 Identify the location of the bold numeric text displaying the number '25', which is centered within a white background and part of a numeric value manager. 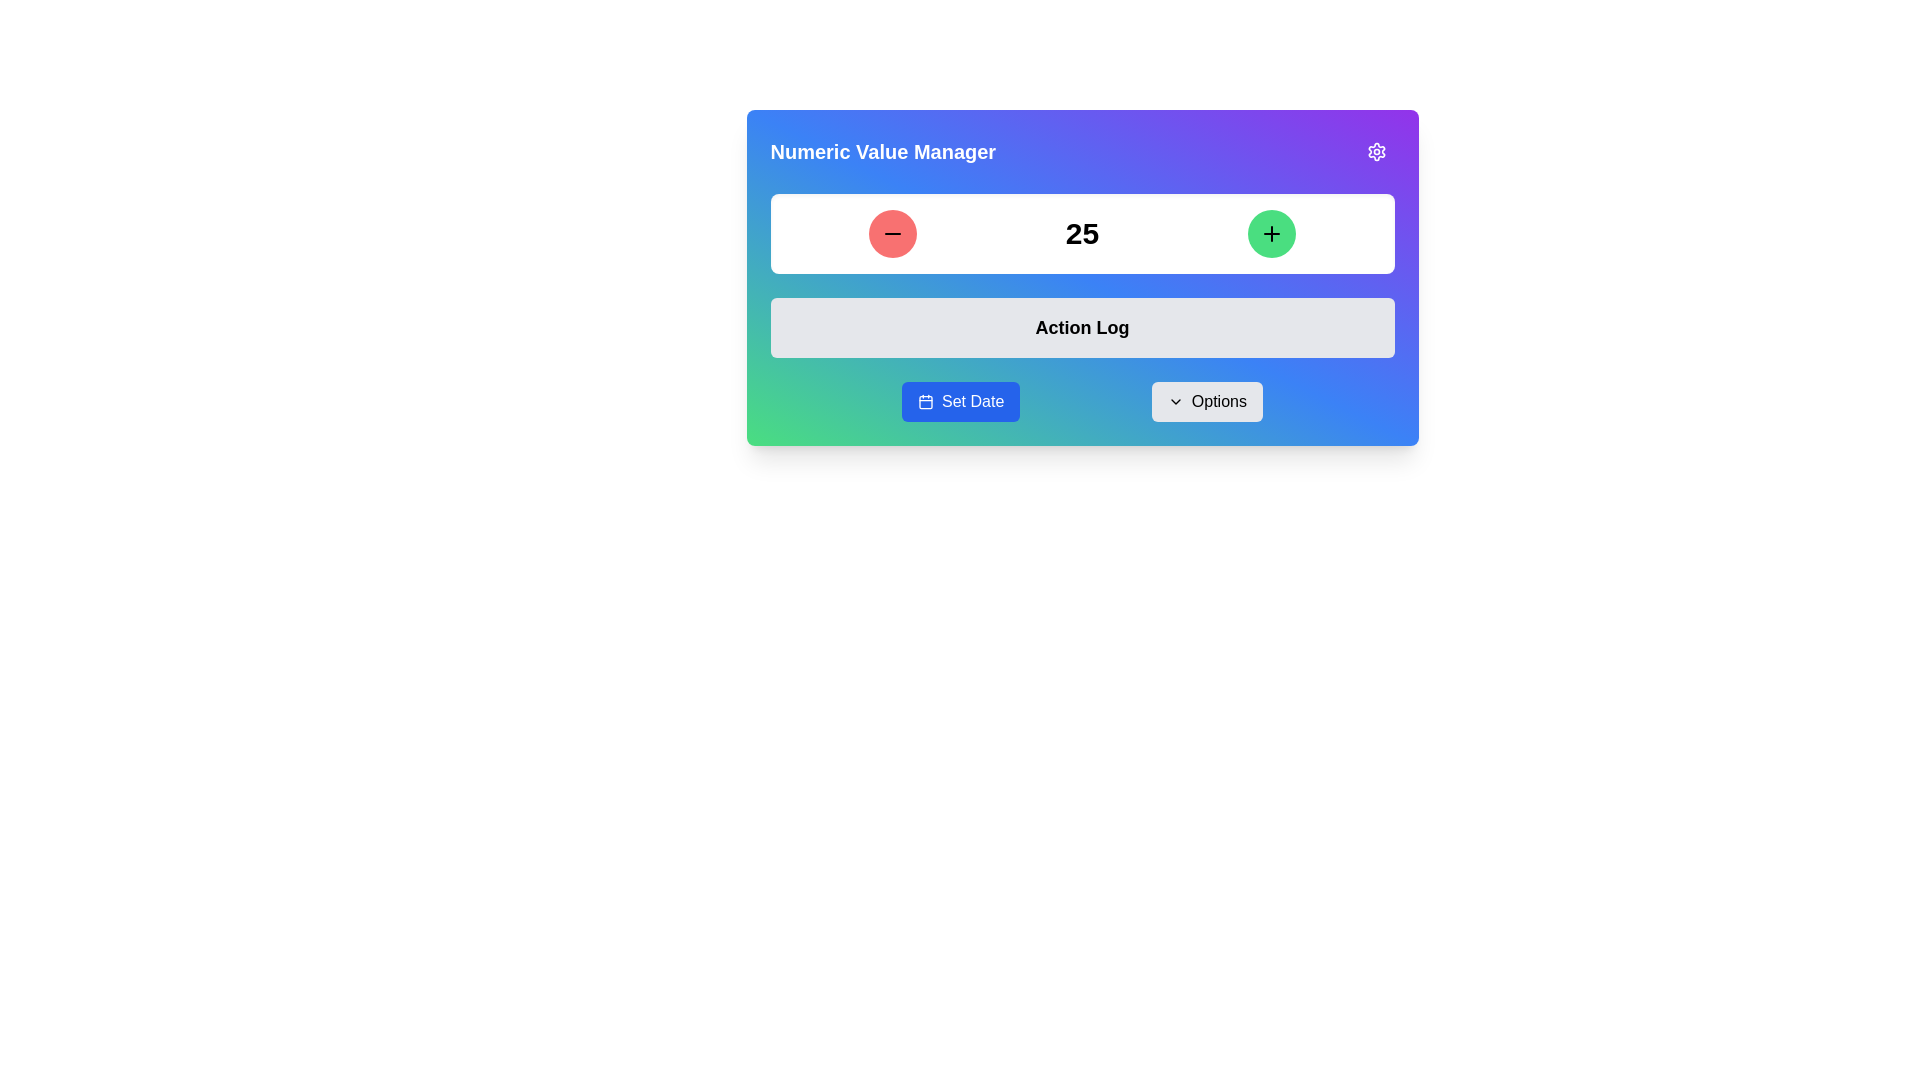
(1081, 233).